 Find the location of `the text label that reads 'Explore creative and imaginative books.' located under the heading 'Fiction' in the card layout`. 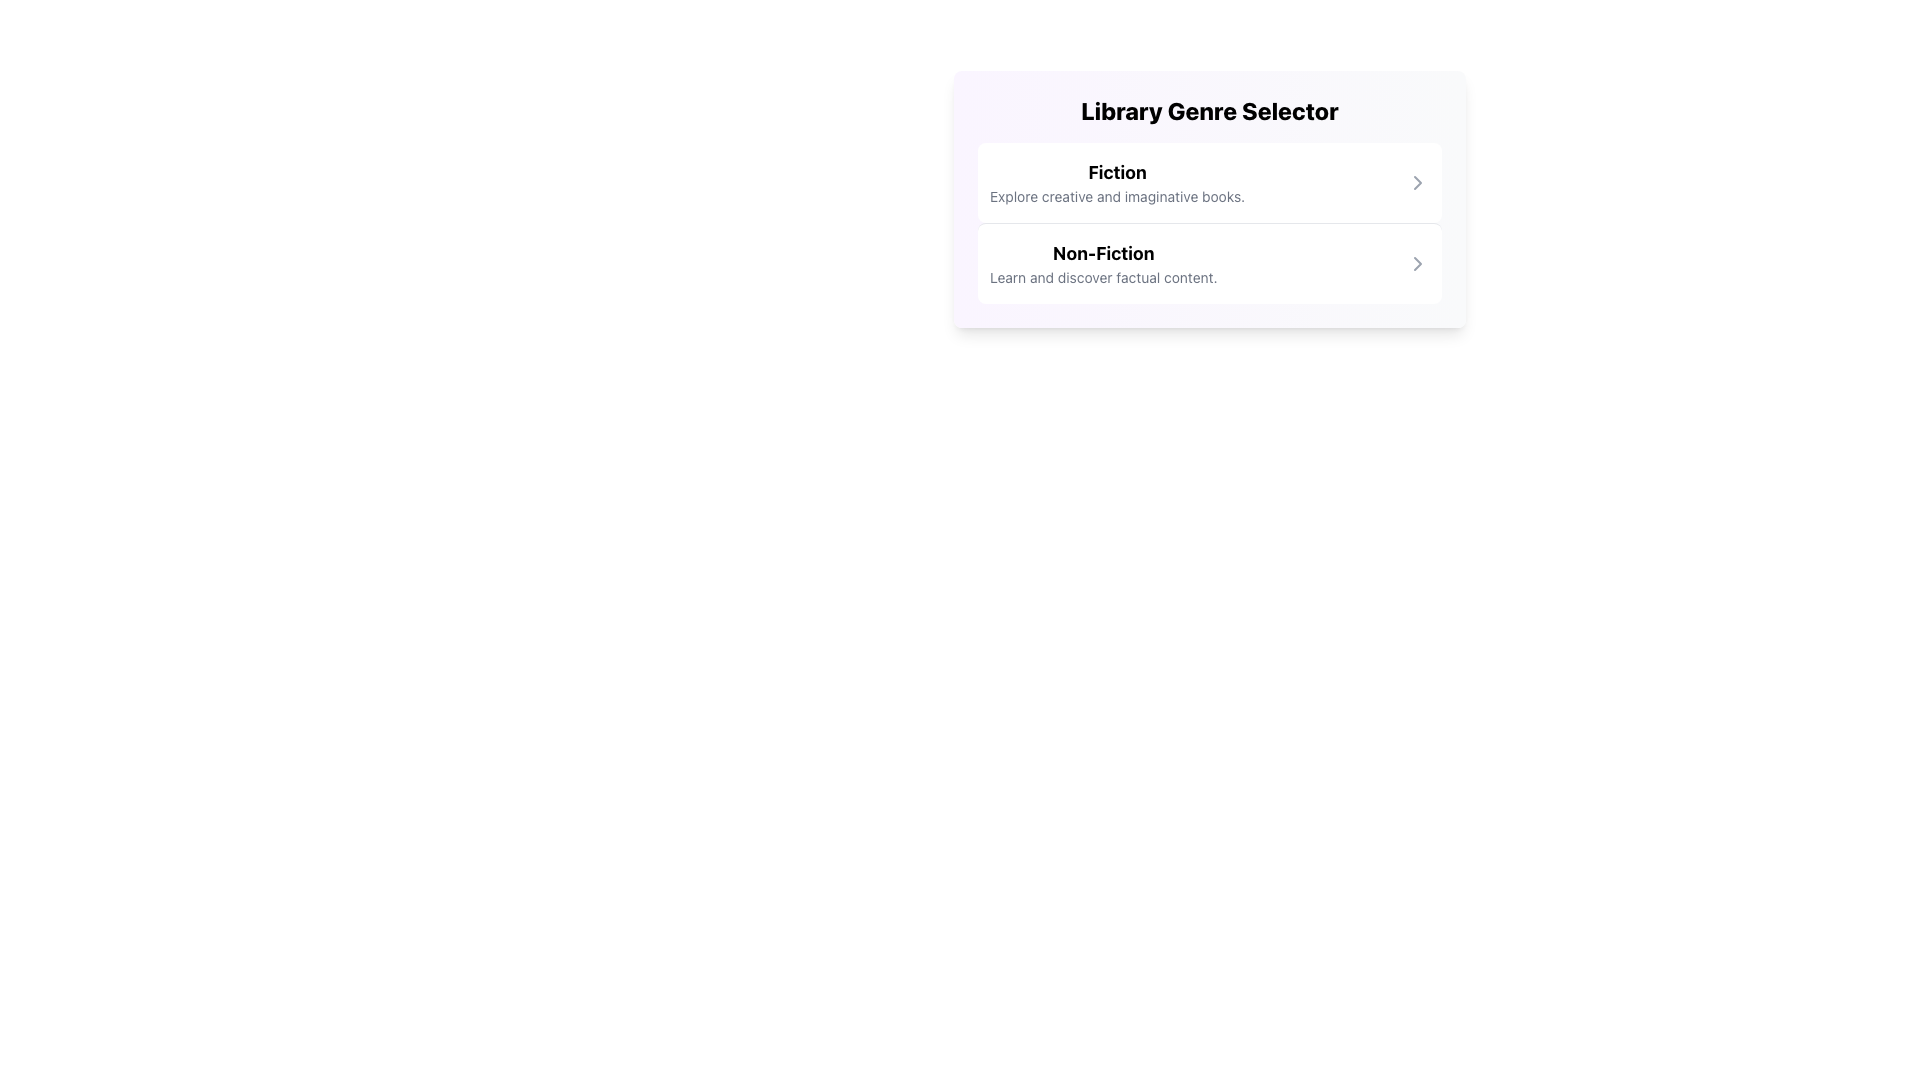

the text label that reads 'Explore creative and imaginative books.' located under the heading 'Fiction' in the card layout is located at coordinates (1116, 196).